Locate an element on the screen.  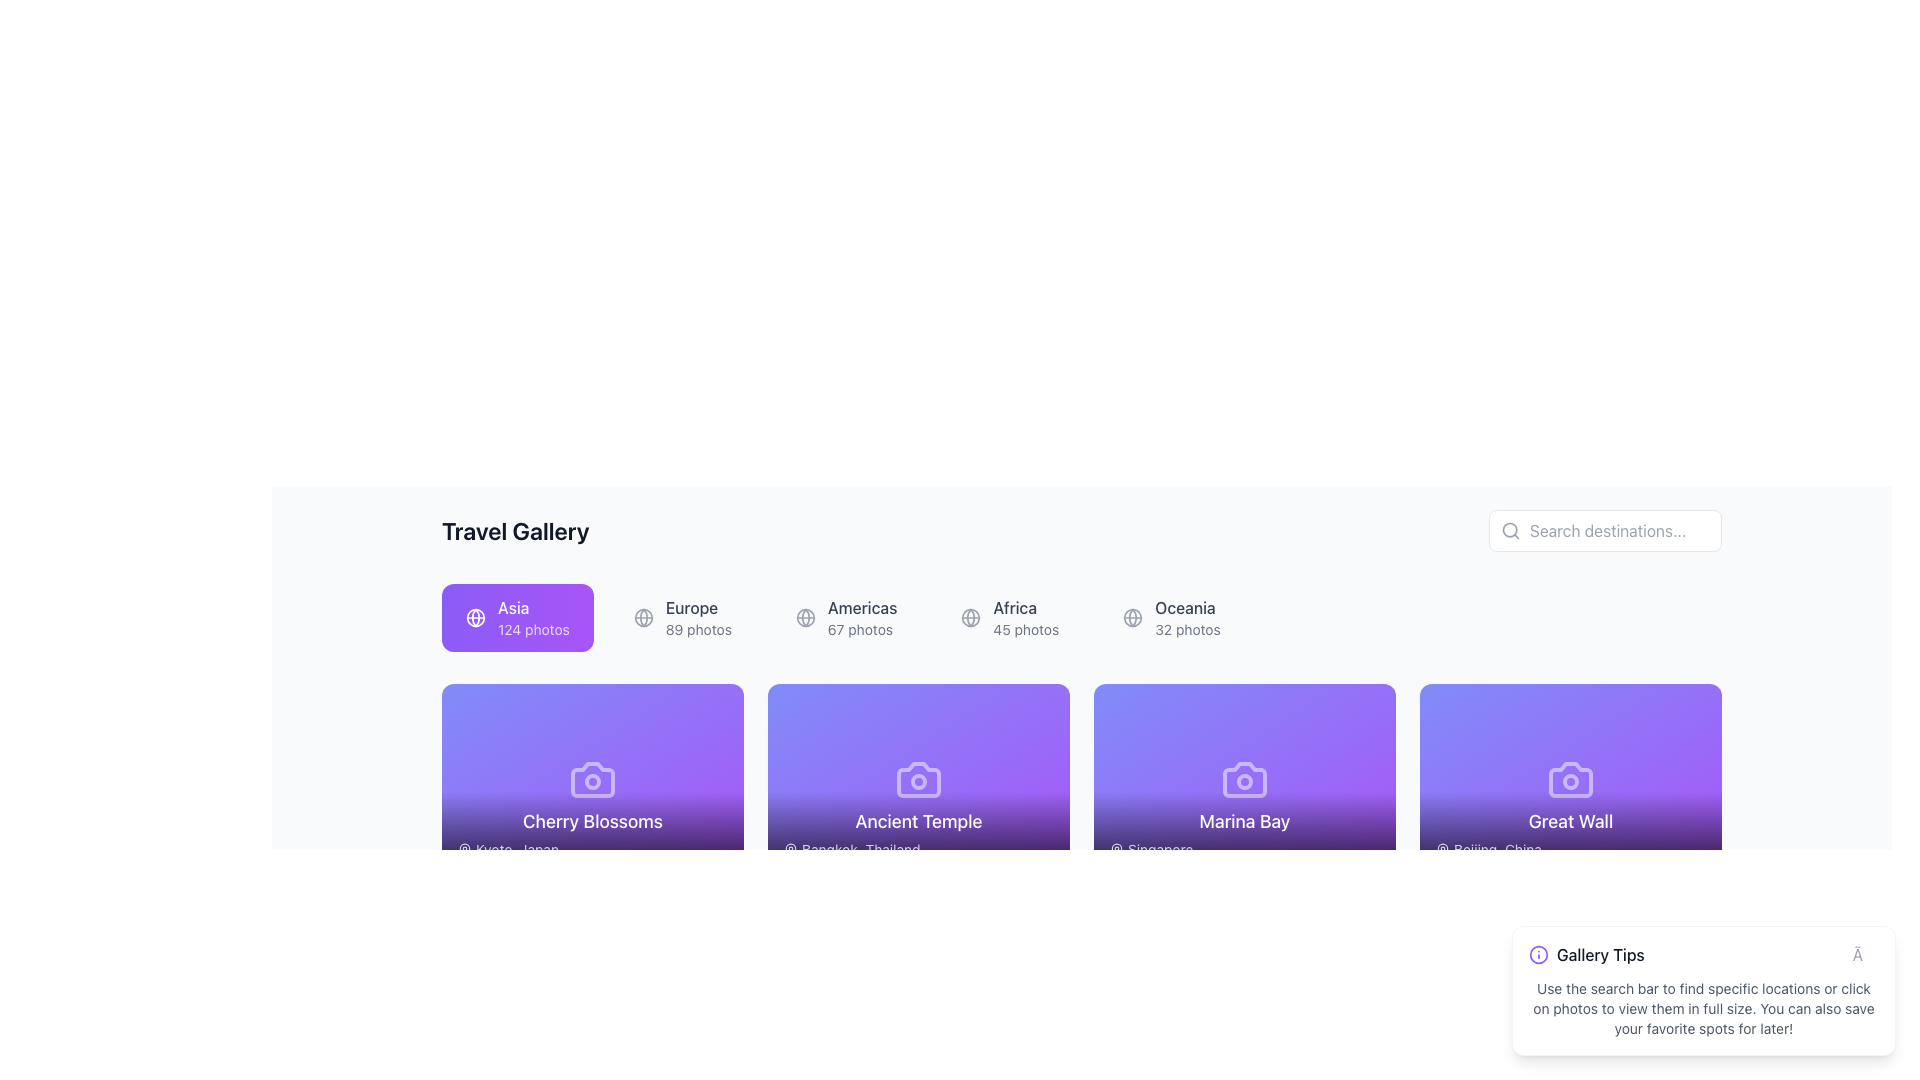
the second button in the button group located at the top-right corner of the 'Great Wall' card in the gallery view to share the card's content is located at coordinates (1646, 716).